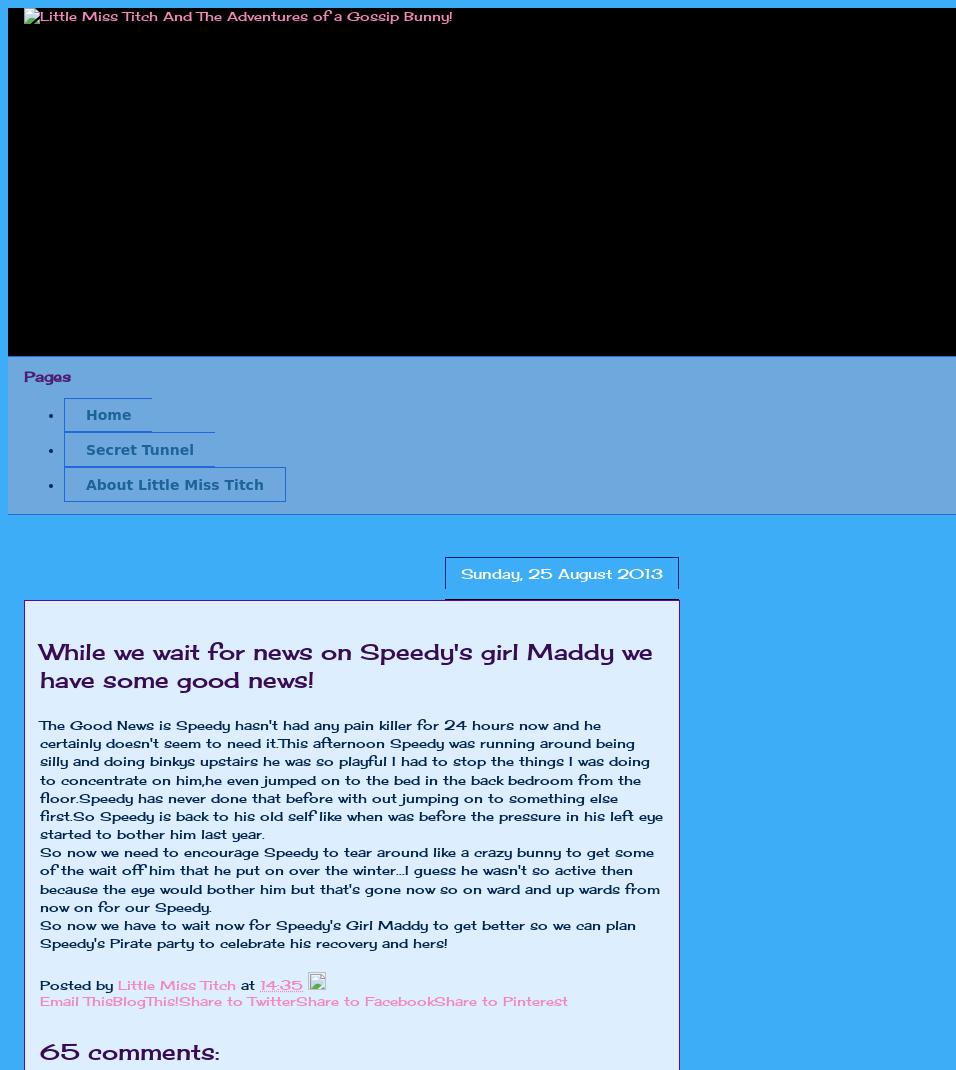  I want to click on 'Sunday, 25 August 2013', so click(460, 571).